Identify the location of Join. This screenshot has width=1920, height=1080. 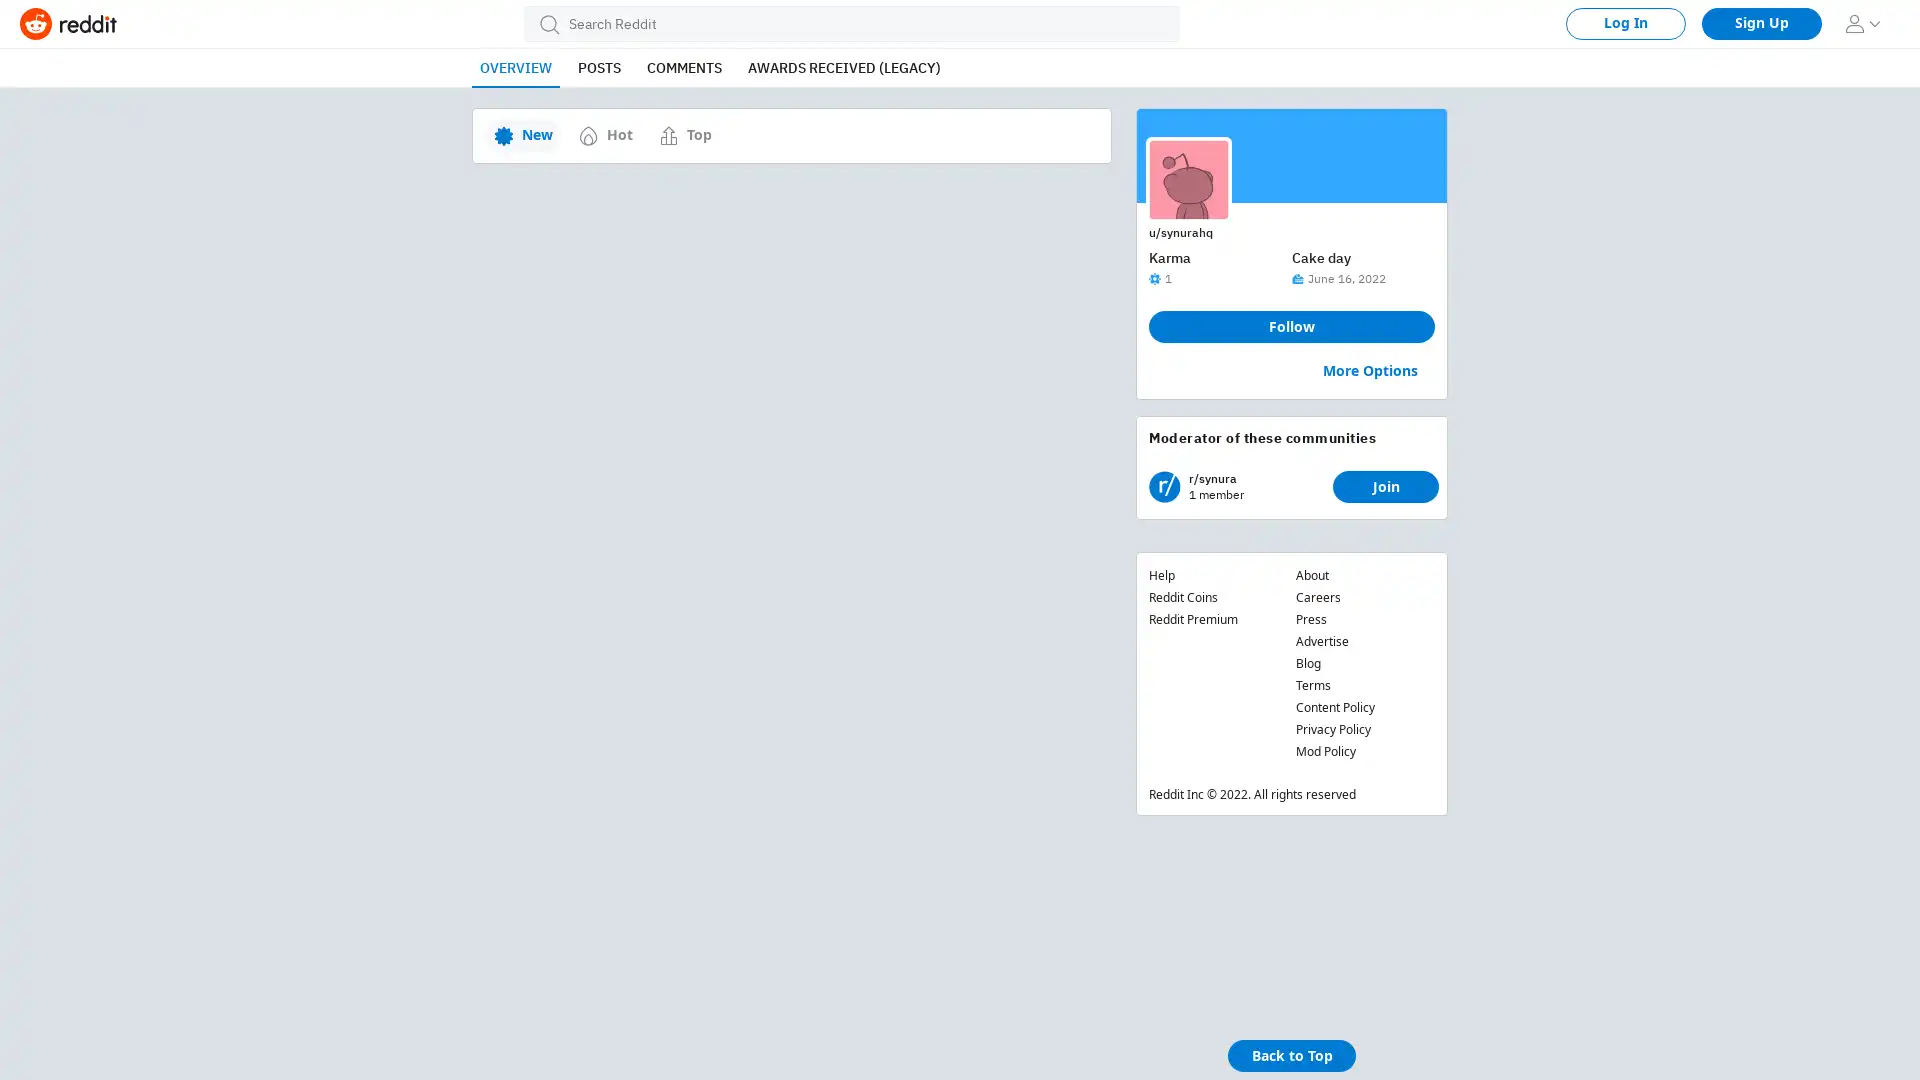
(1385, 486).